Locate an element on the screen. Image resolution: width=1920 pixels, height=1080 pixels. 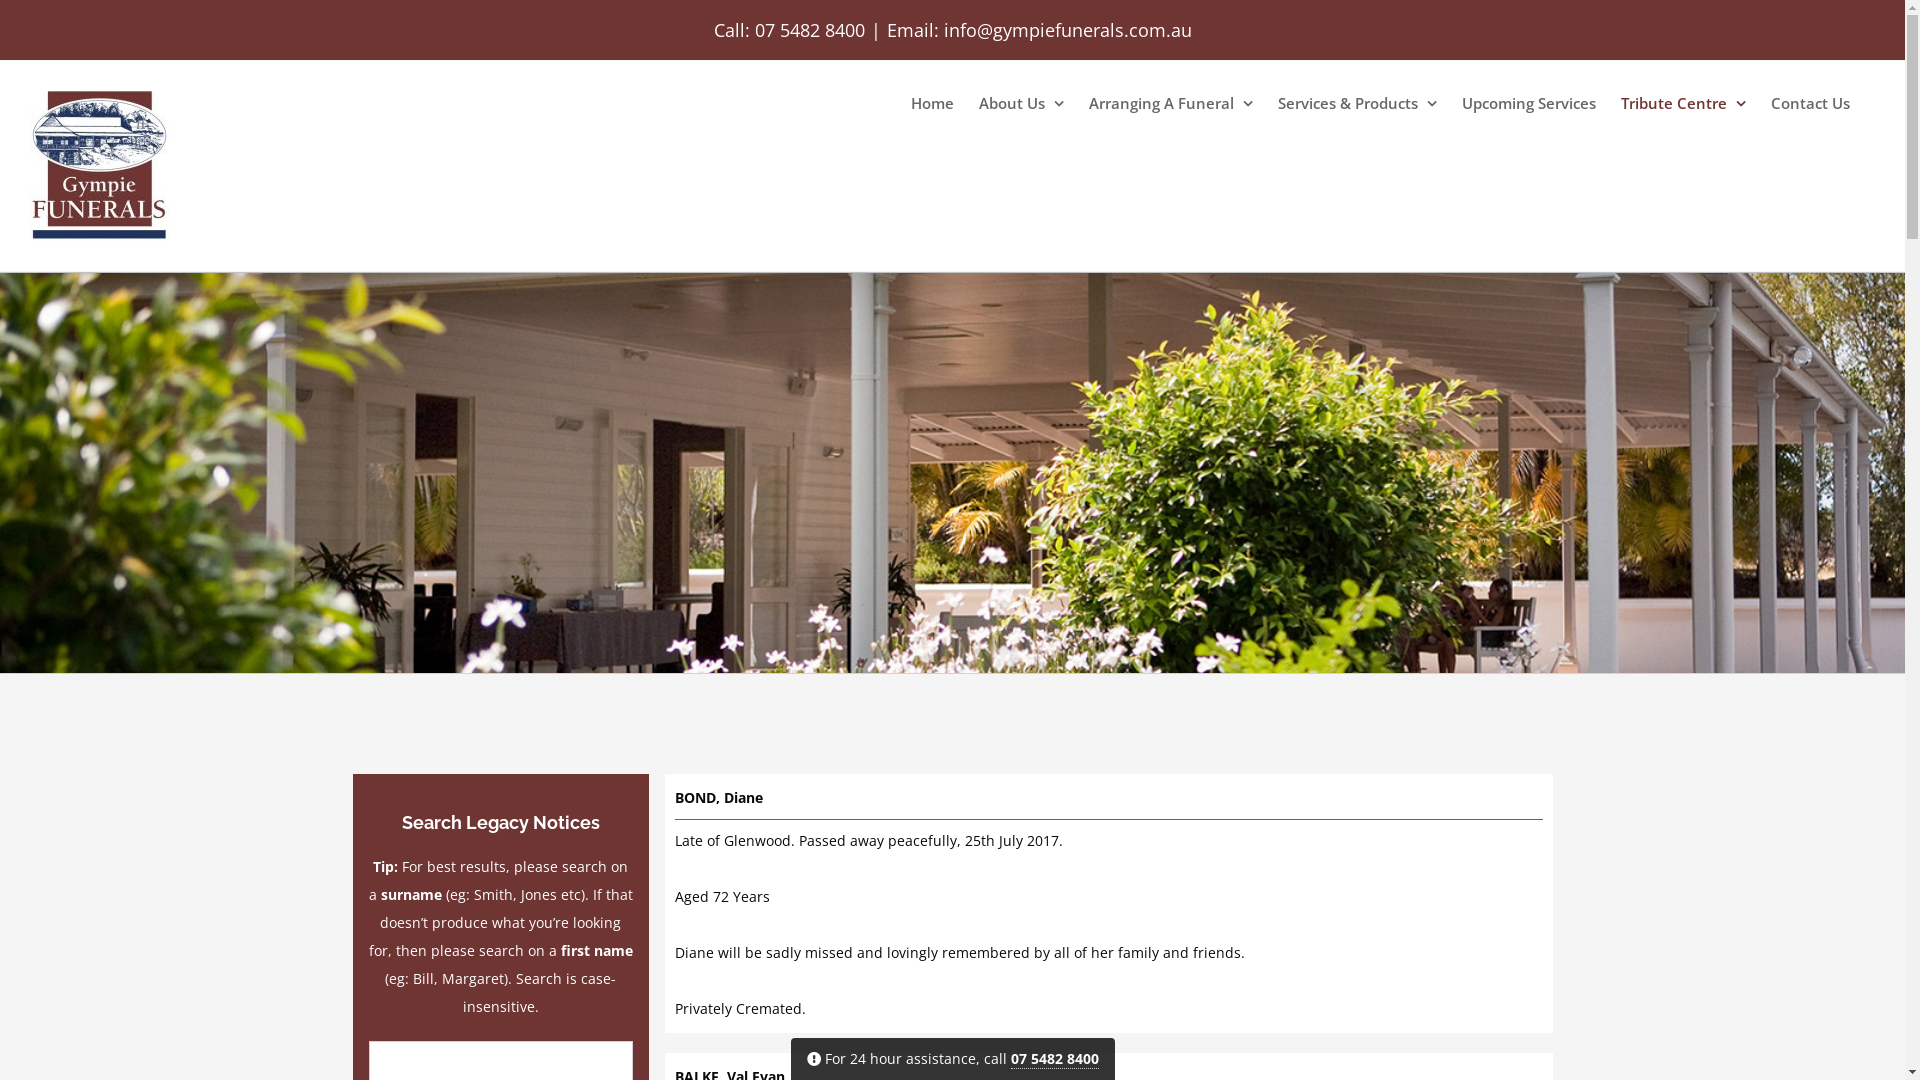
'Upcoming Services' is located at coordinates (1462, 103).